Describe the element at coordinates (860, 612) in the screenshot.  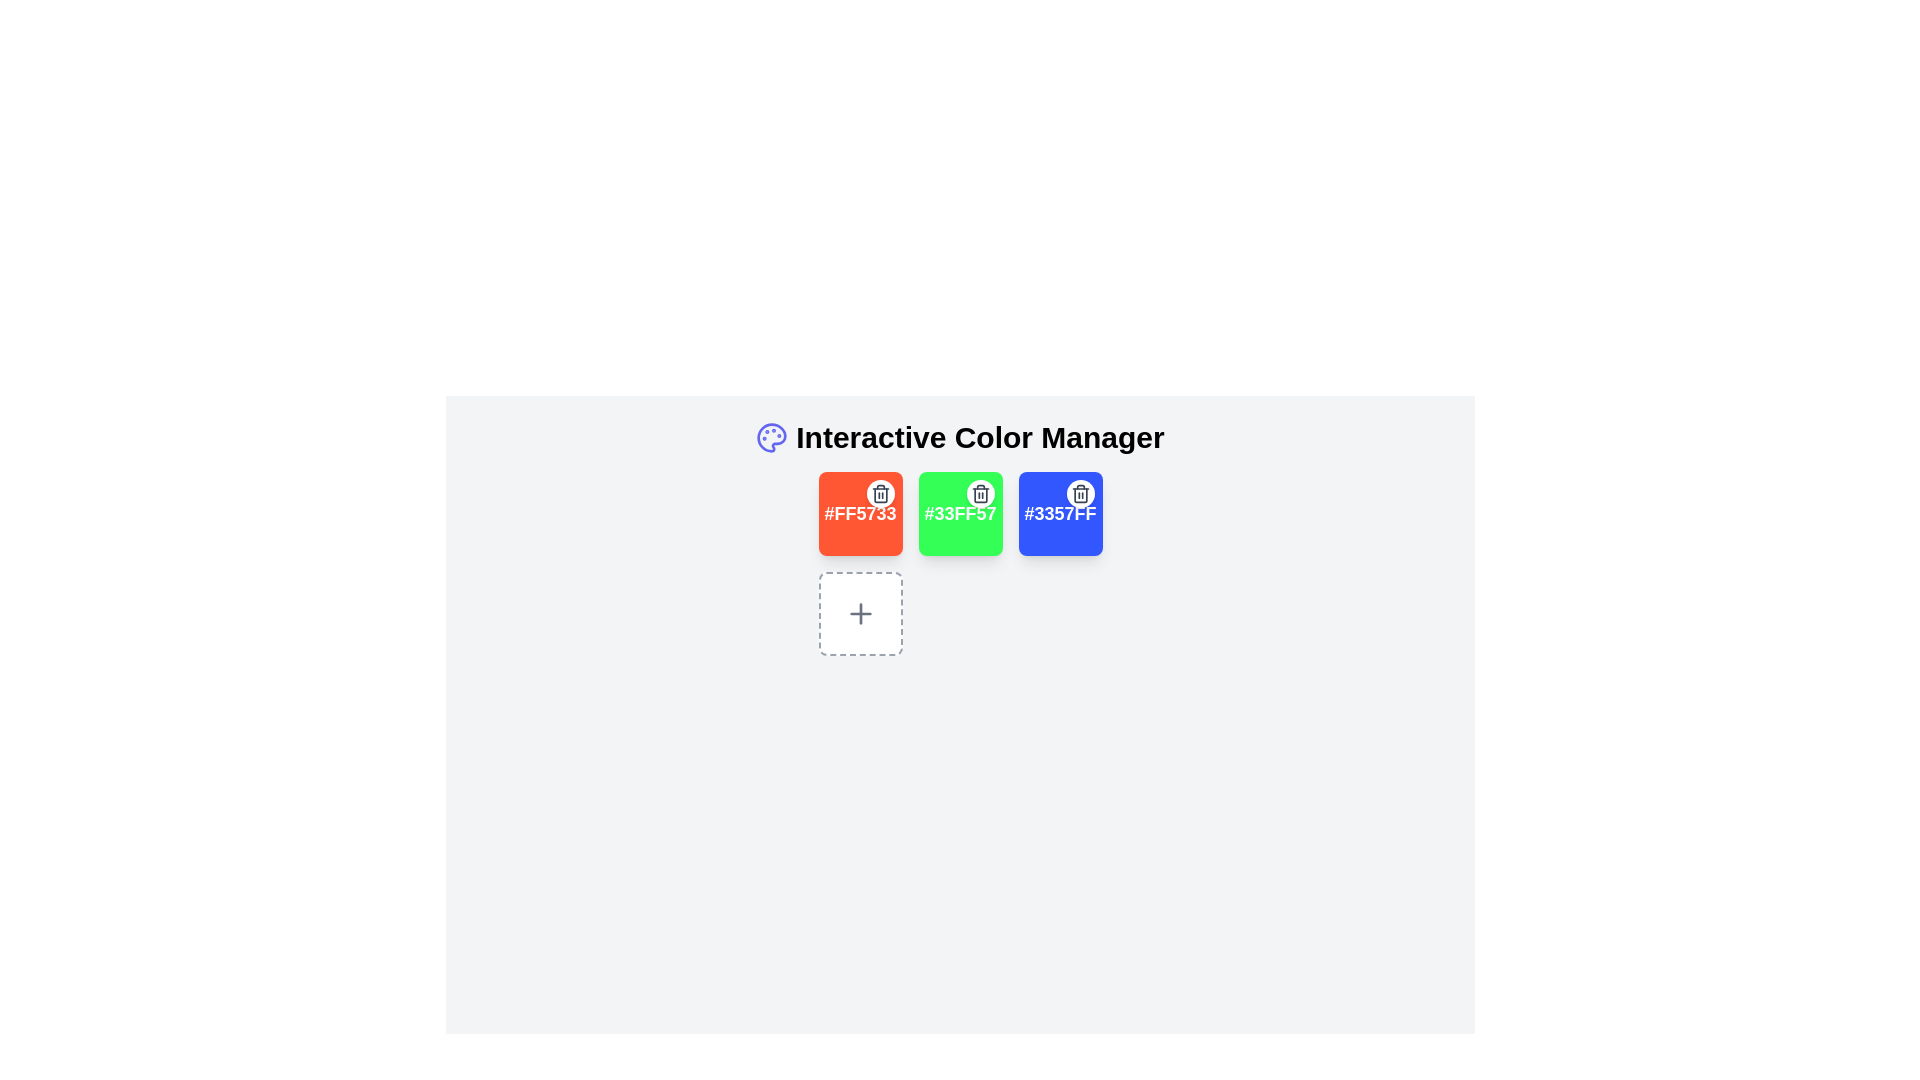
I see `the plus (+) icon button with a dashed border, located centrally beneath the color blocks in a grid interface` at that location.